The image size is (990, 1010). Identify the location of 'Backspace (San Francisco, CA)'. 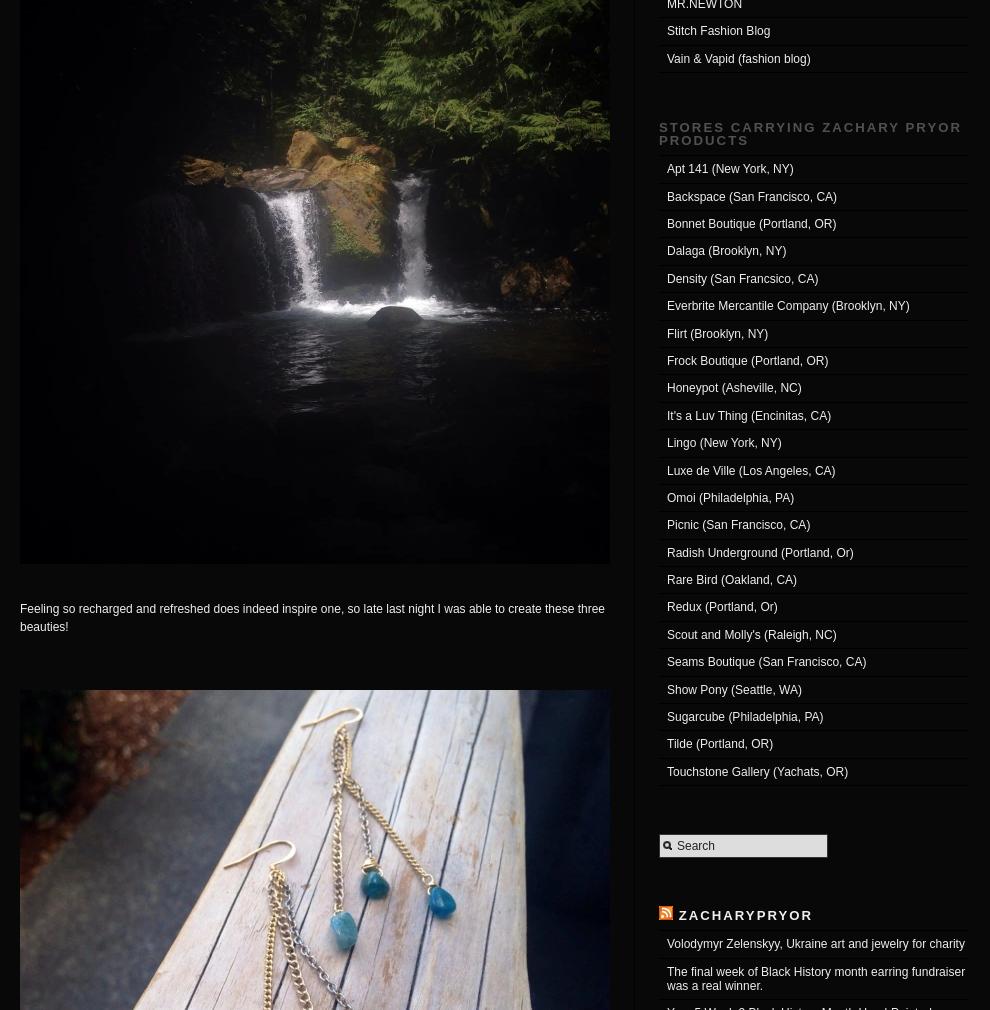
(666, 195).